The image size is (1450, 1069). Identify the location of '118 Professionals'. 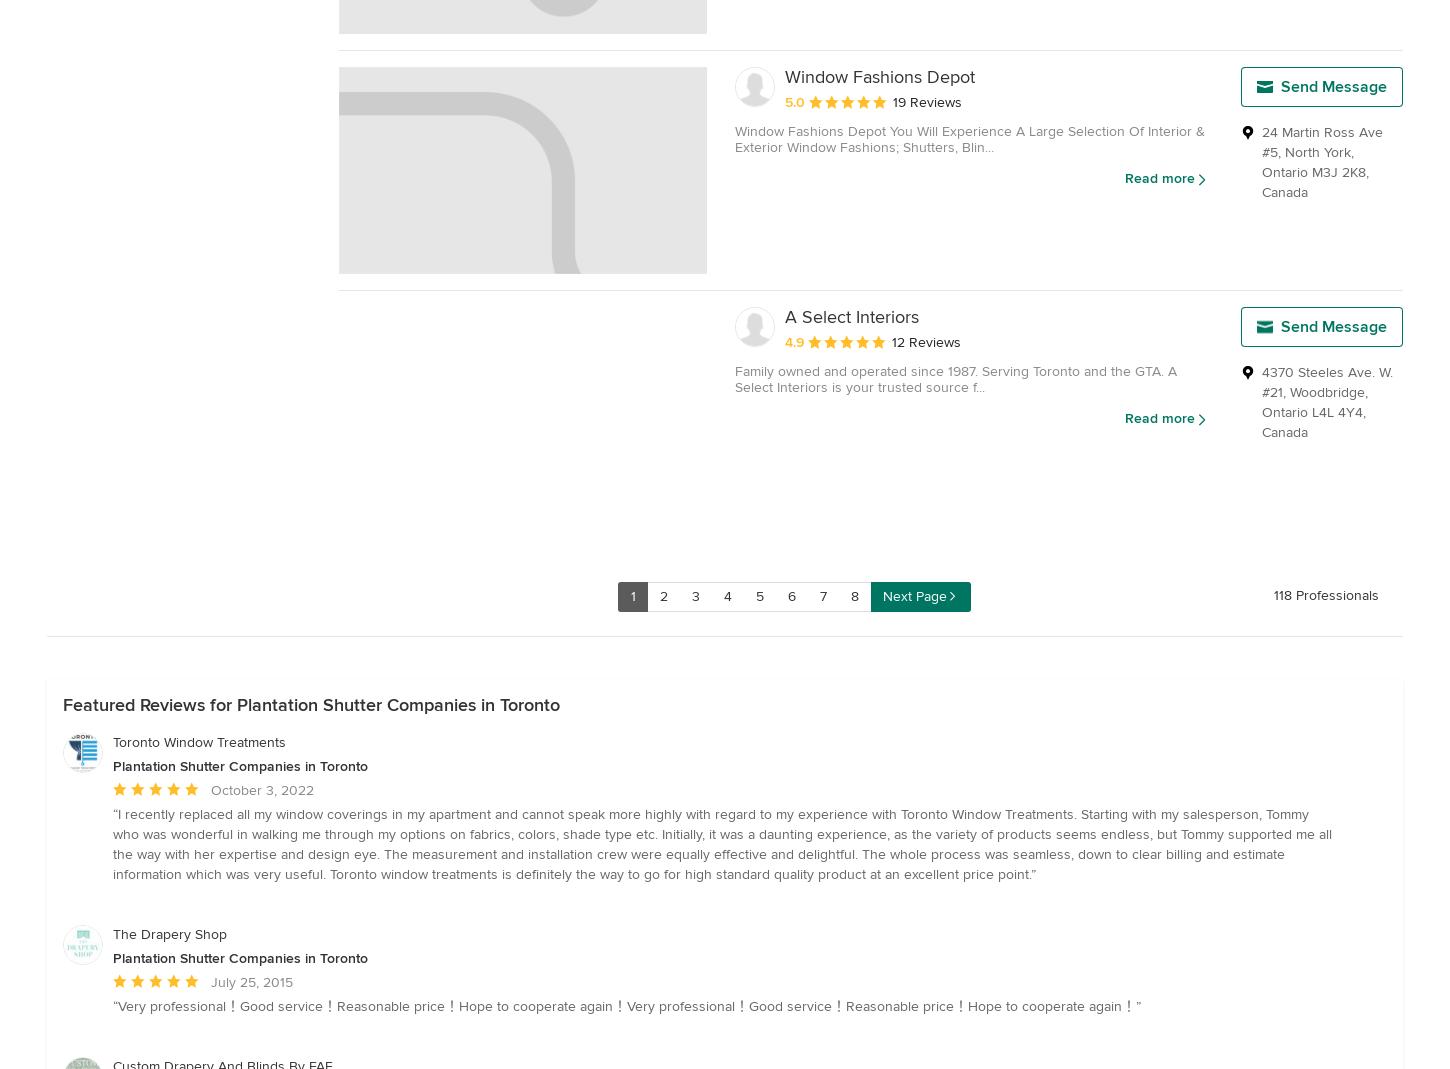
(1326, 595).